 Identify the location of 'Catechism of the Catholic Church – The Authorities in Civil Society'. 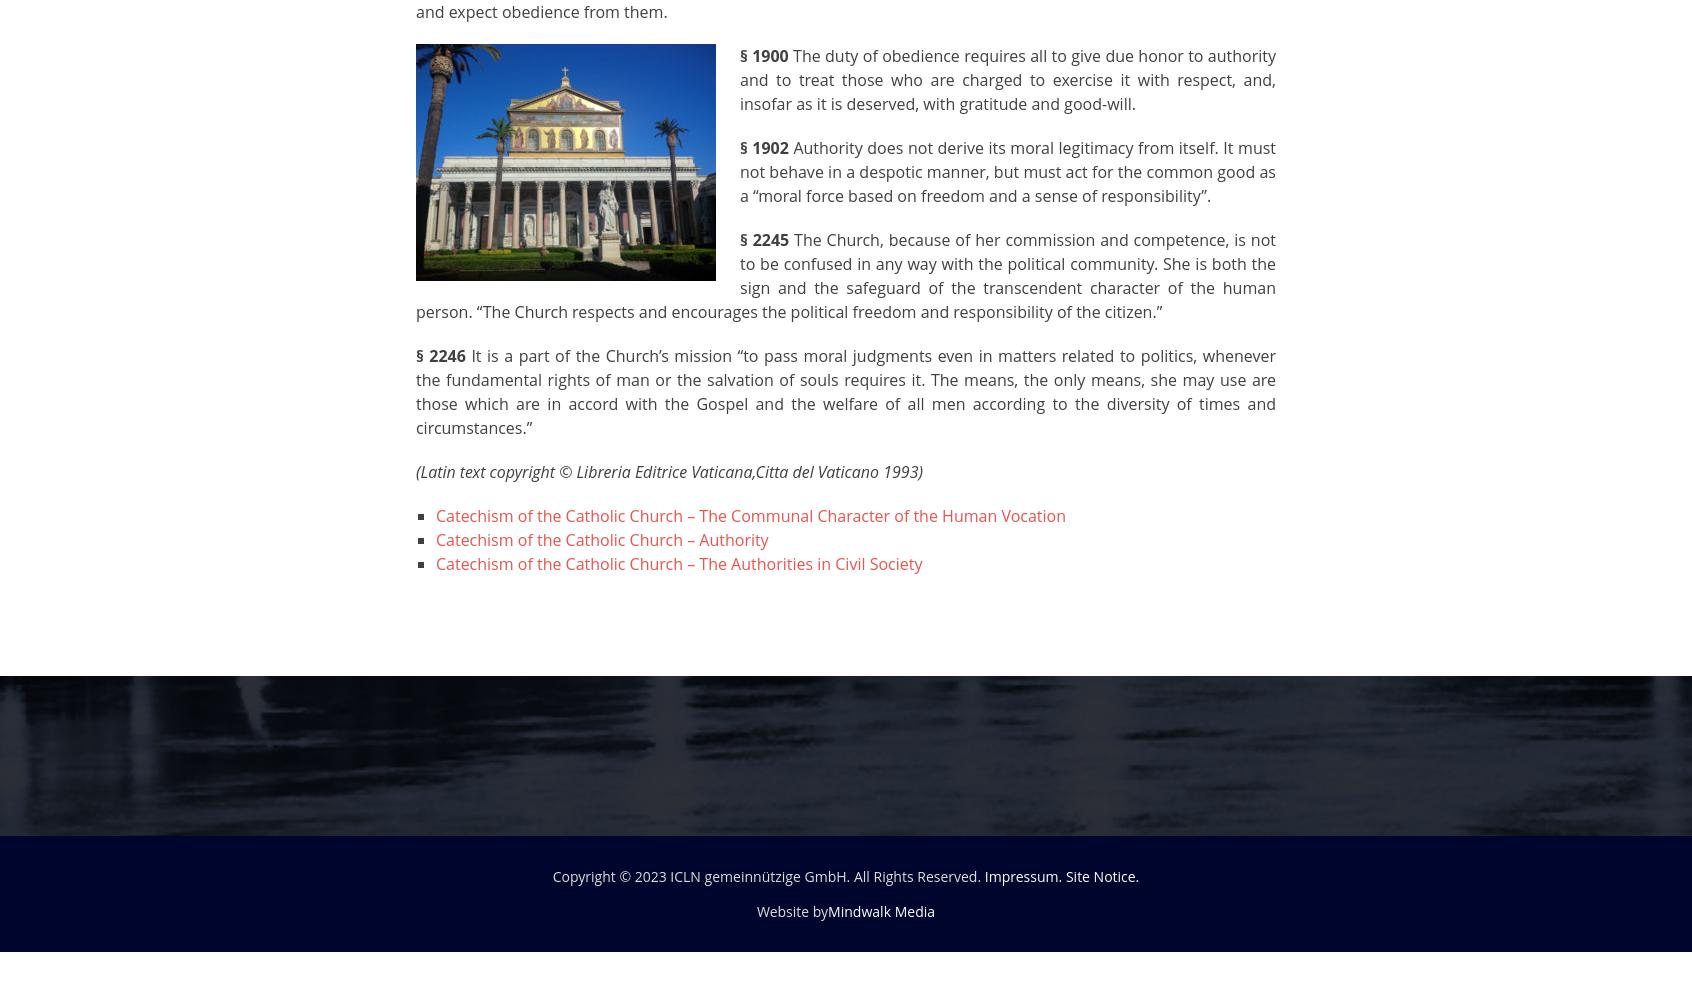
(678, 563).